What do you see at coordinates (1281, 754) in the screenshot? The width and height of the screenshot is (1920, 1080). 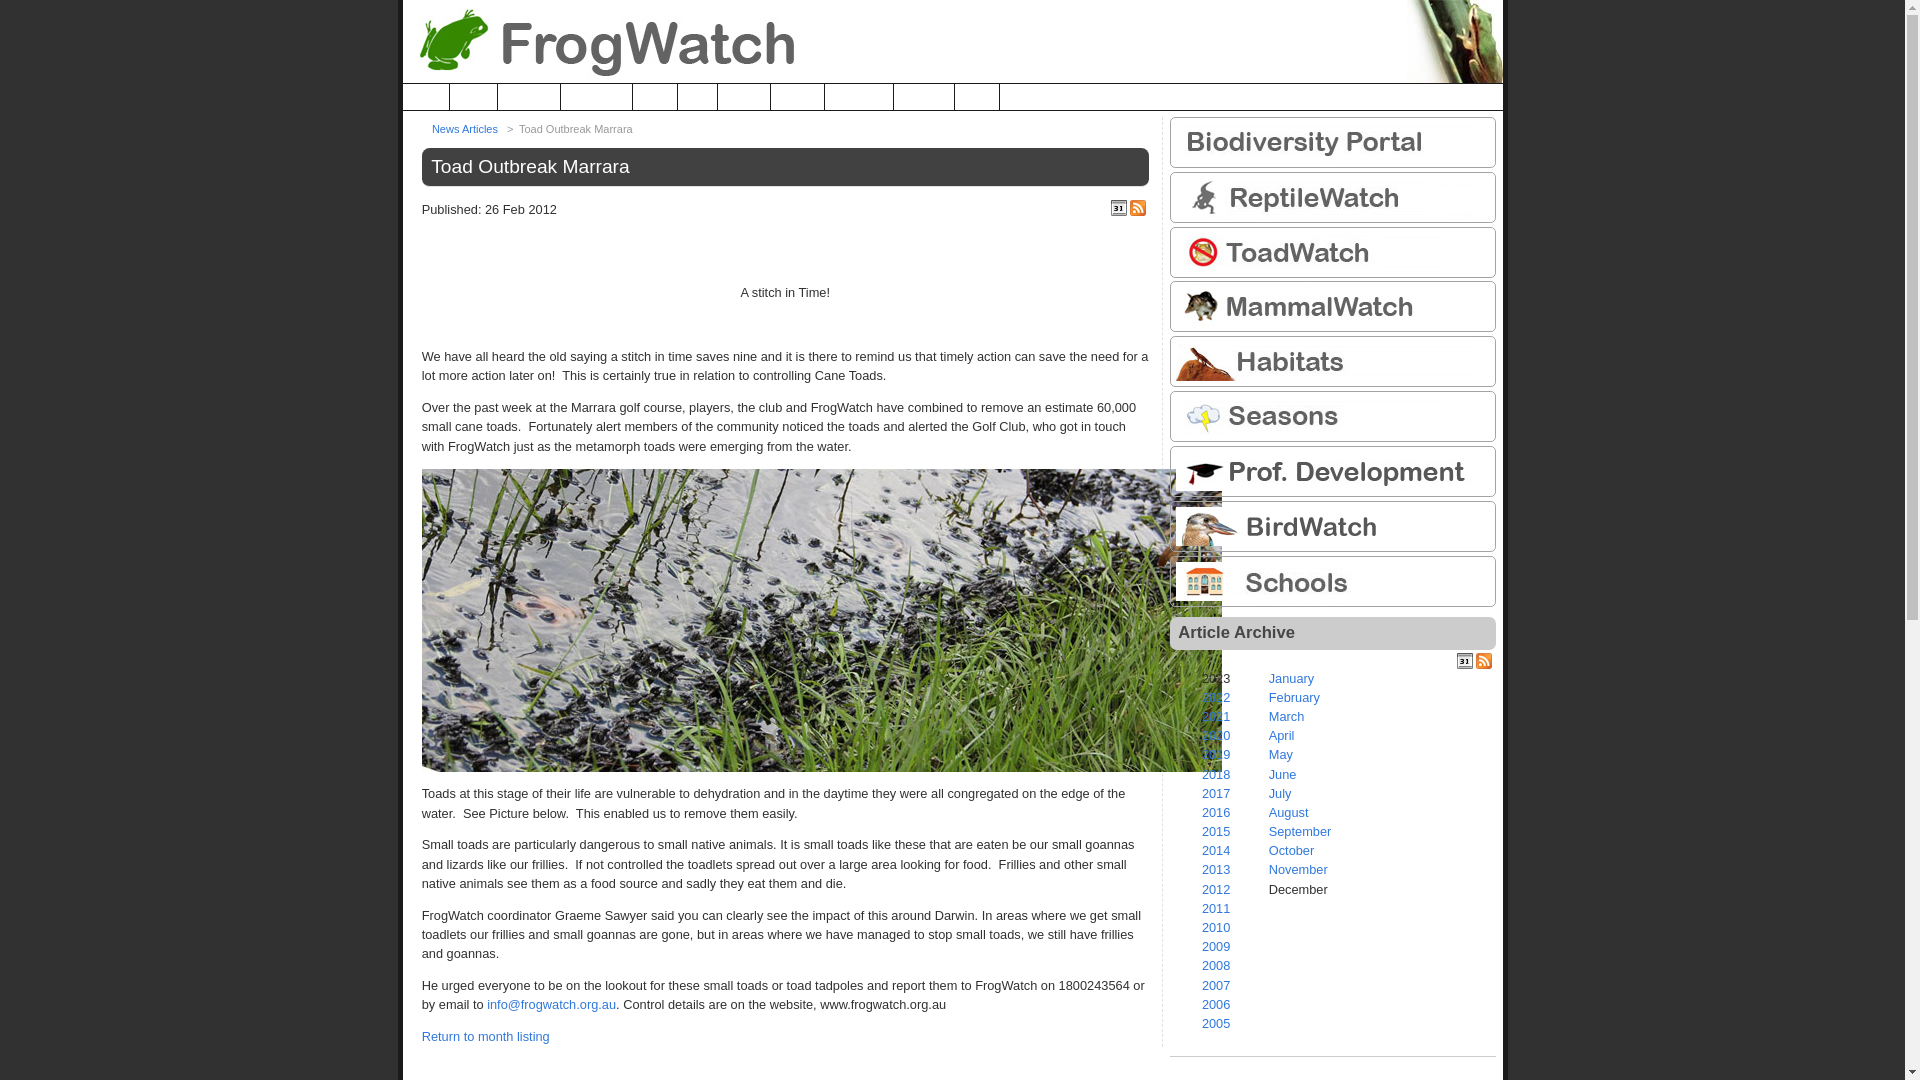 I see `'May'` at bounding box center [1281, 754].